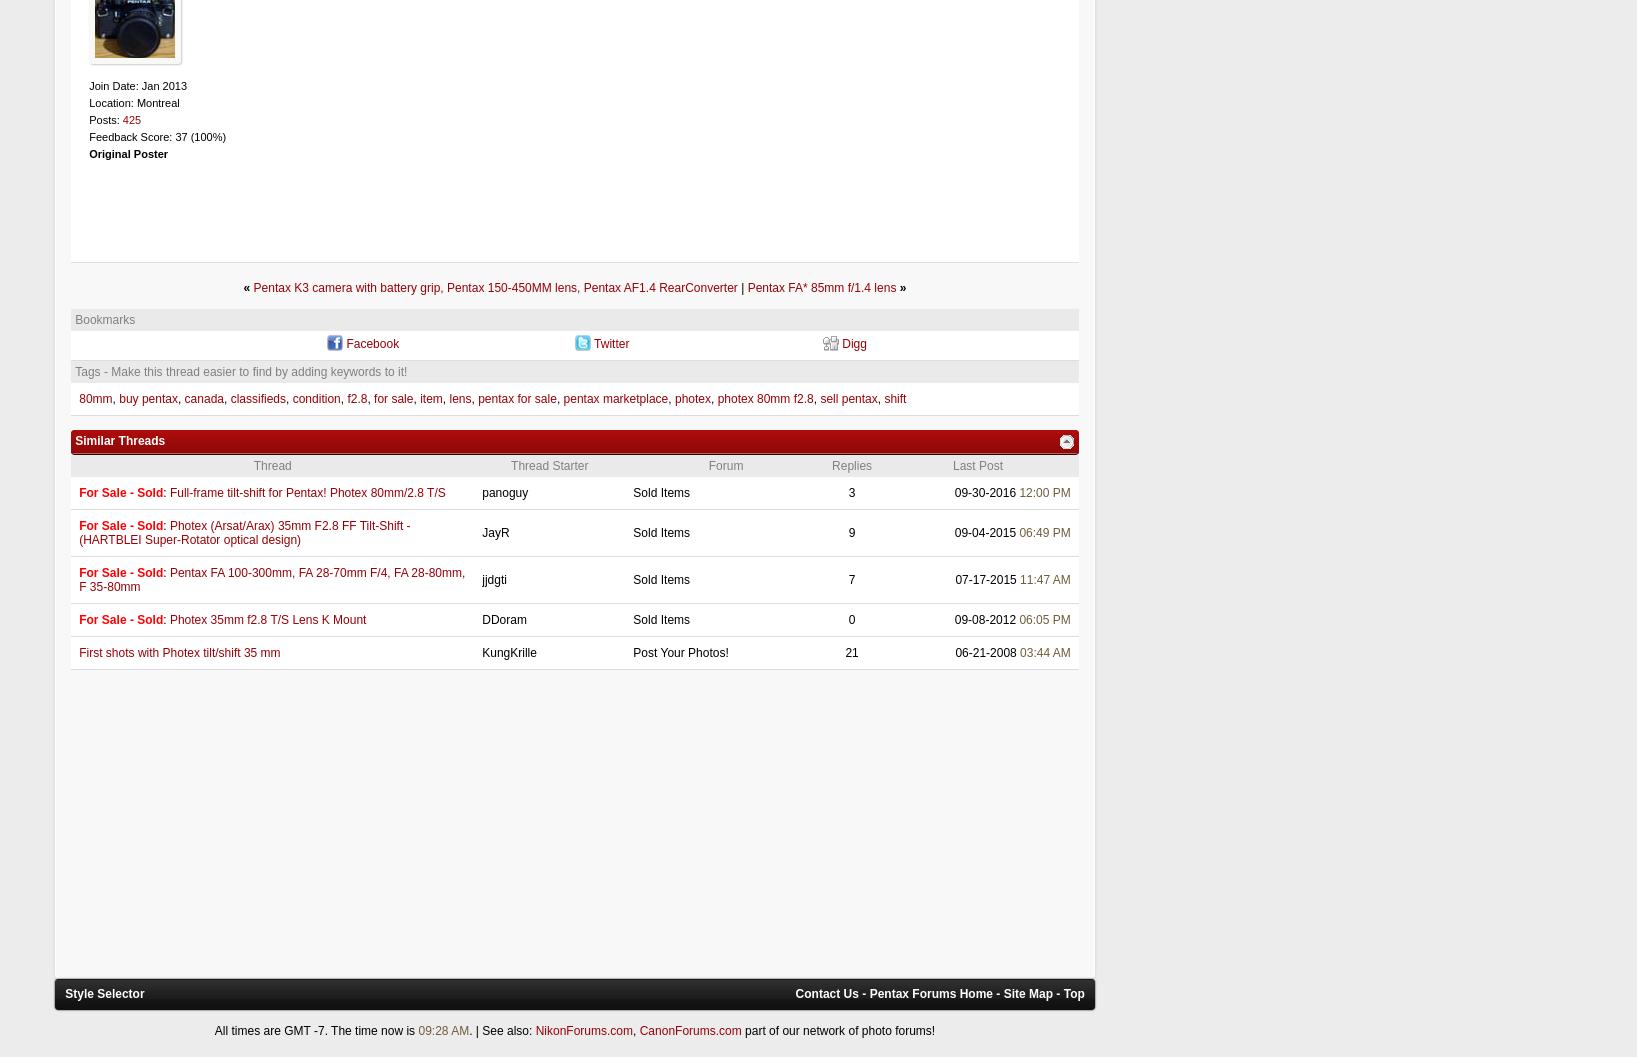  I want to click on 'Bookmarks', so click(104, 319).